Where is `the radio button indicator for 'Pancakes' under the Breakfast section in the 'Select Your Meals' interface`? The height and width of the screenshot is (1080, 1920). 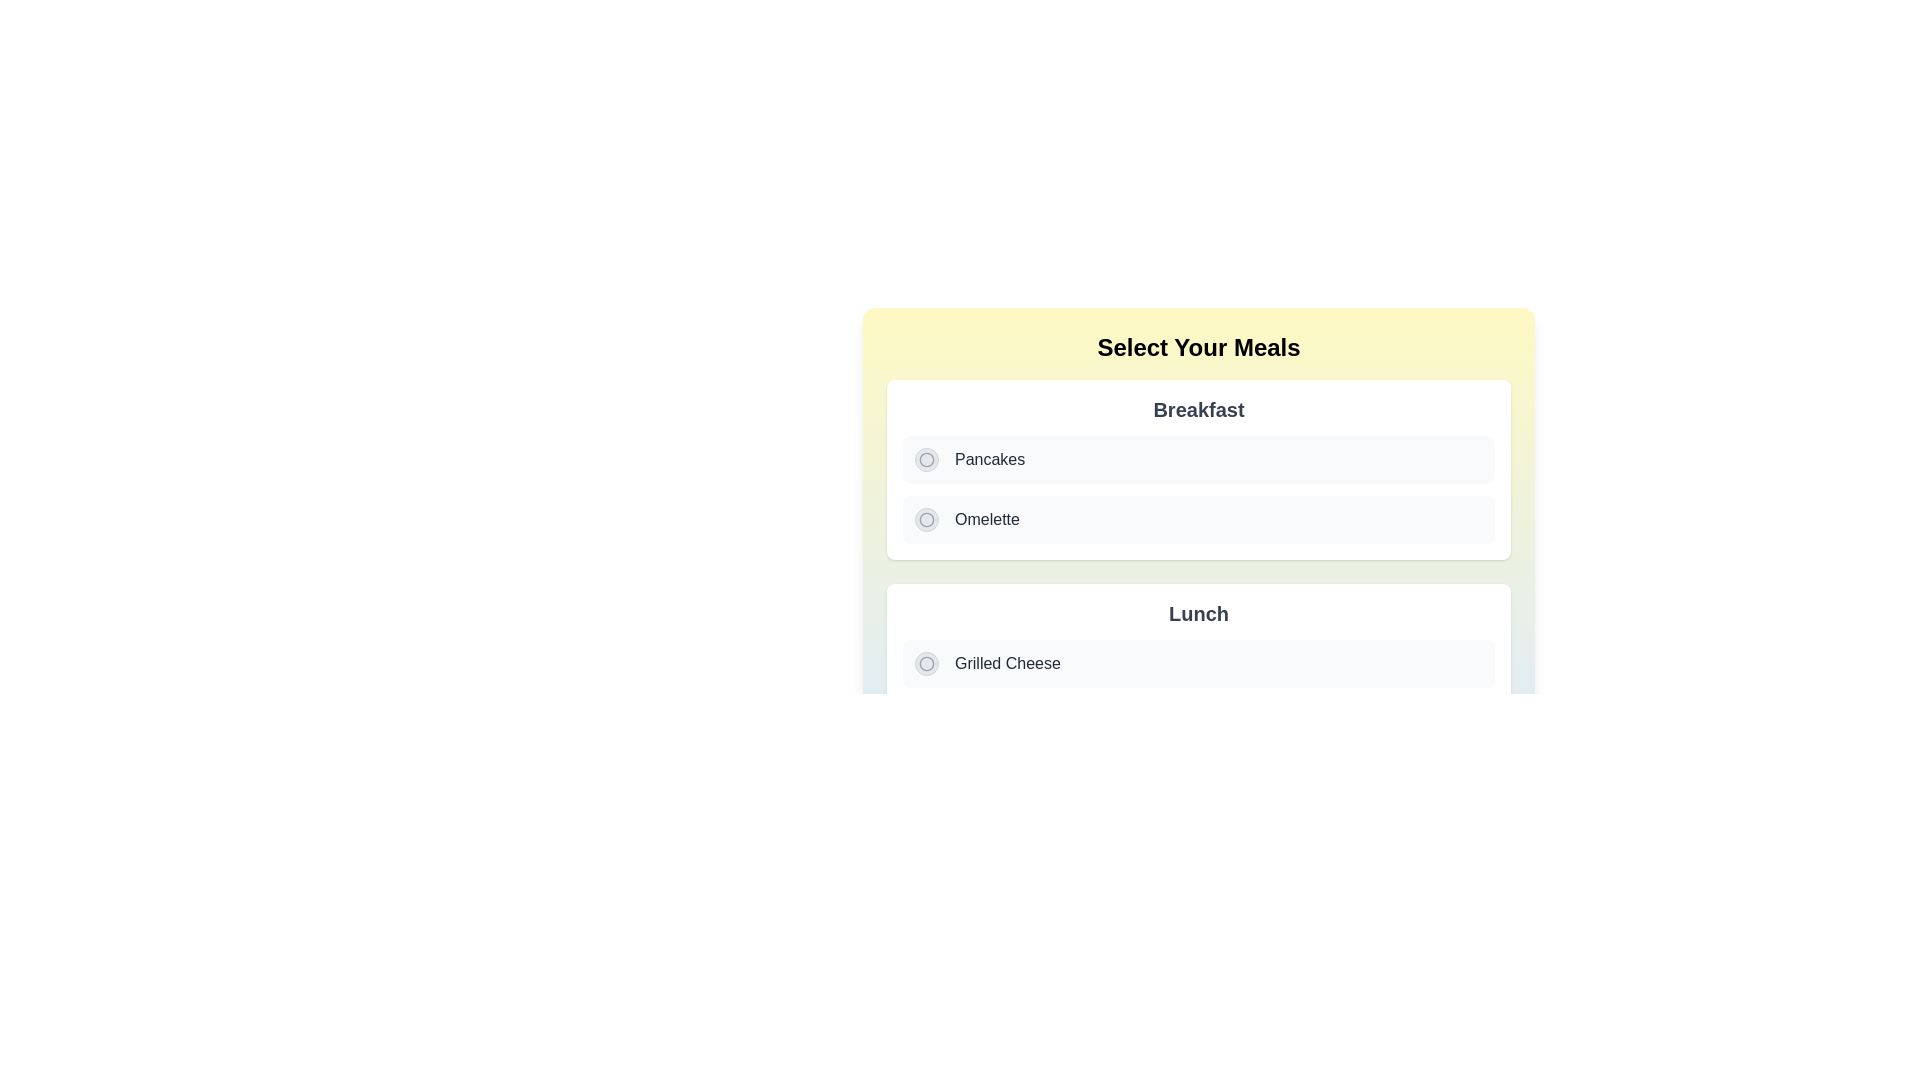
the radio button indicator for 'Pancakes' under the Breakfast section in the 'Select Your Meals' interface is located at coordinates (925, 663).